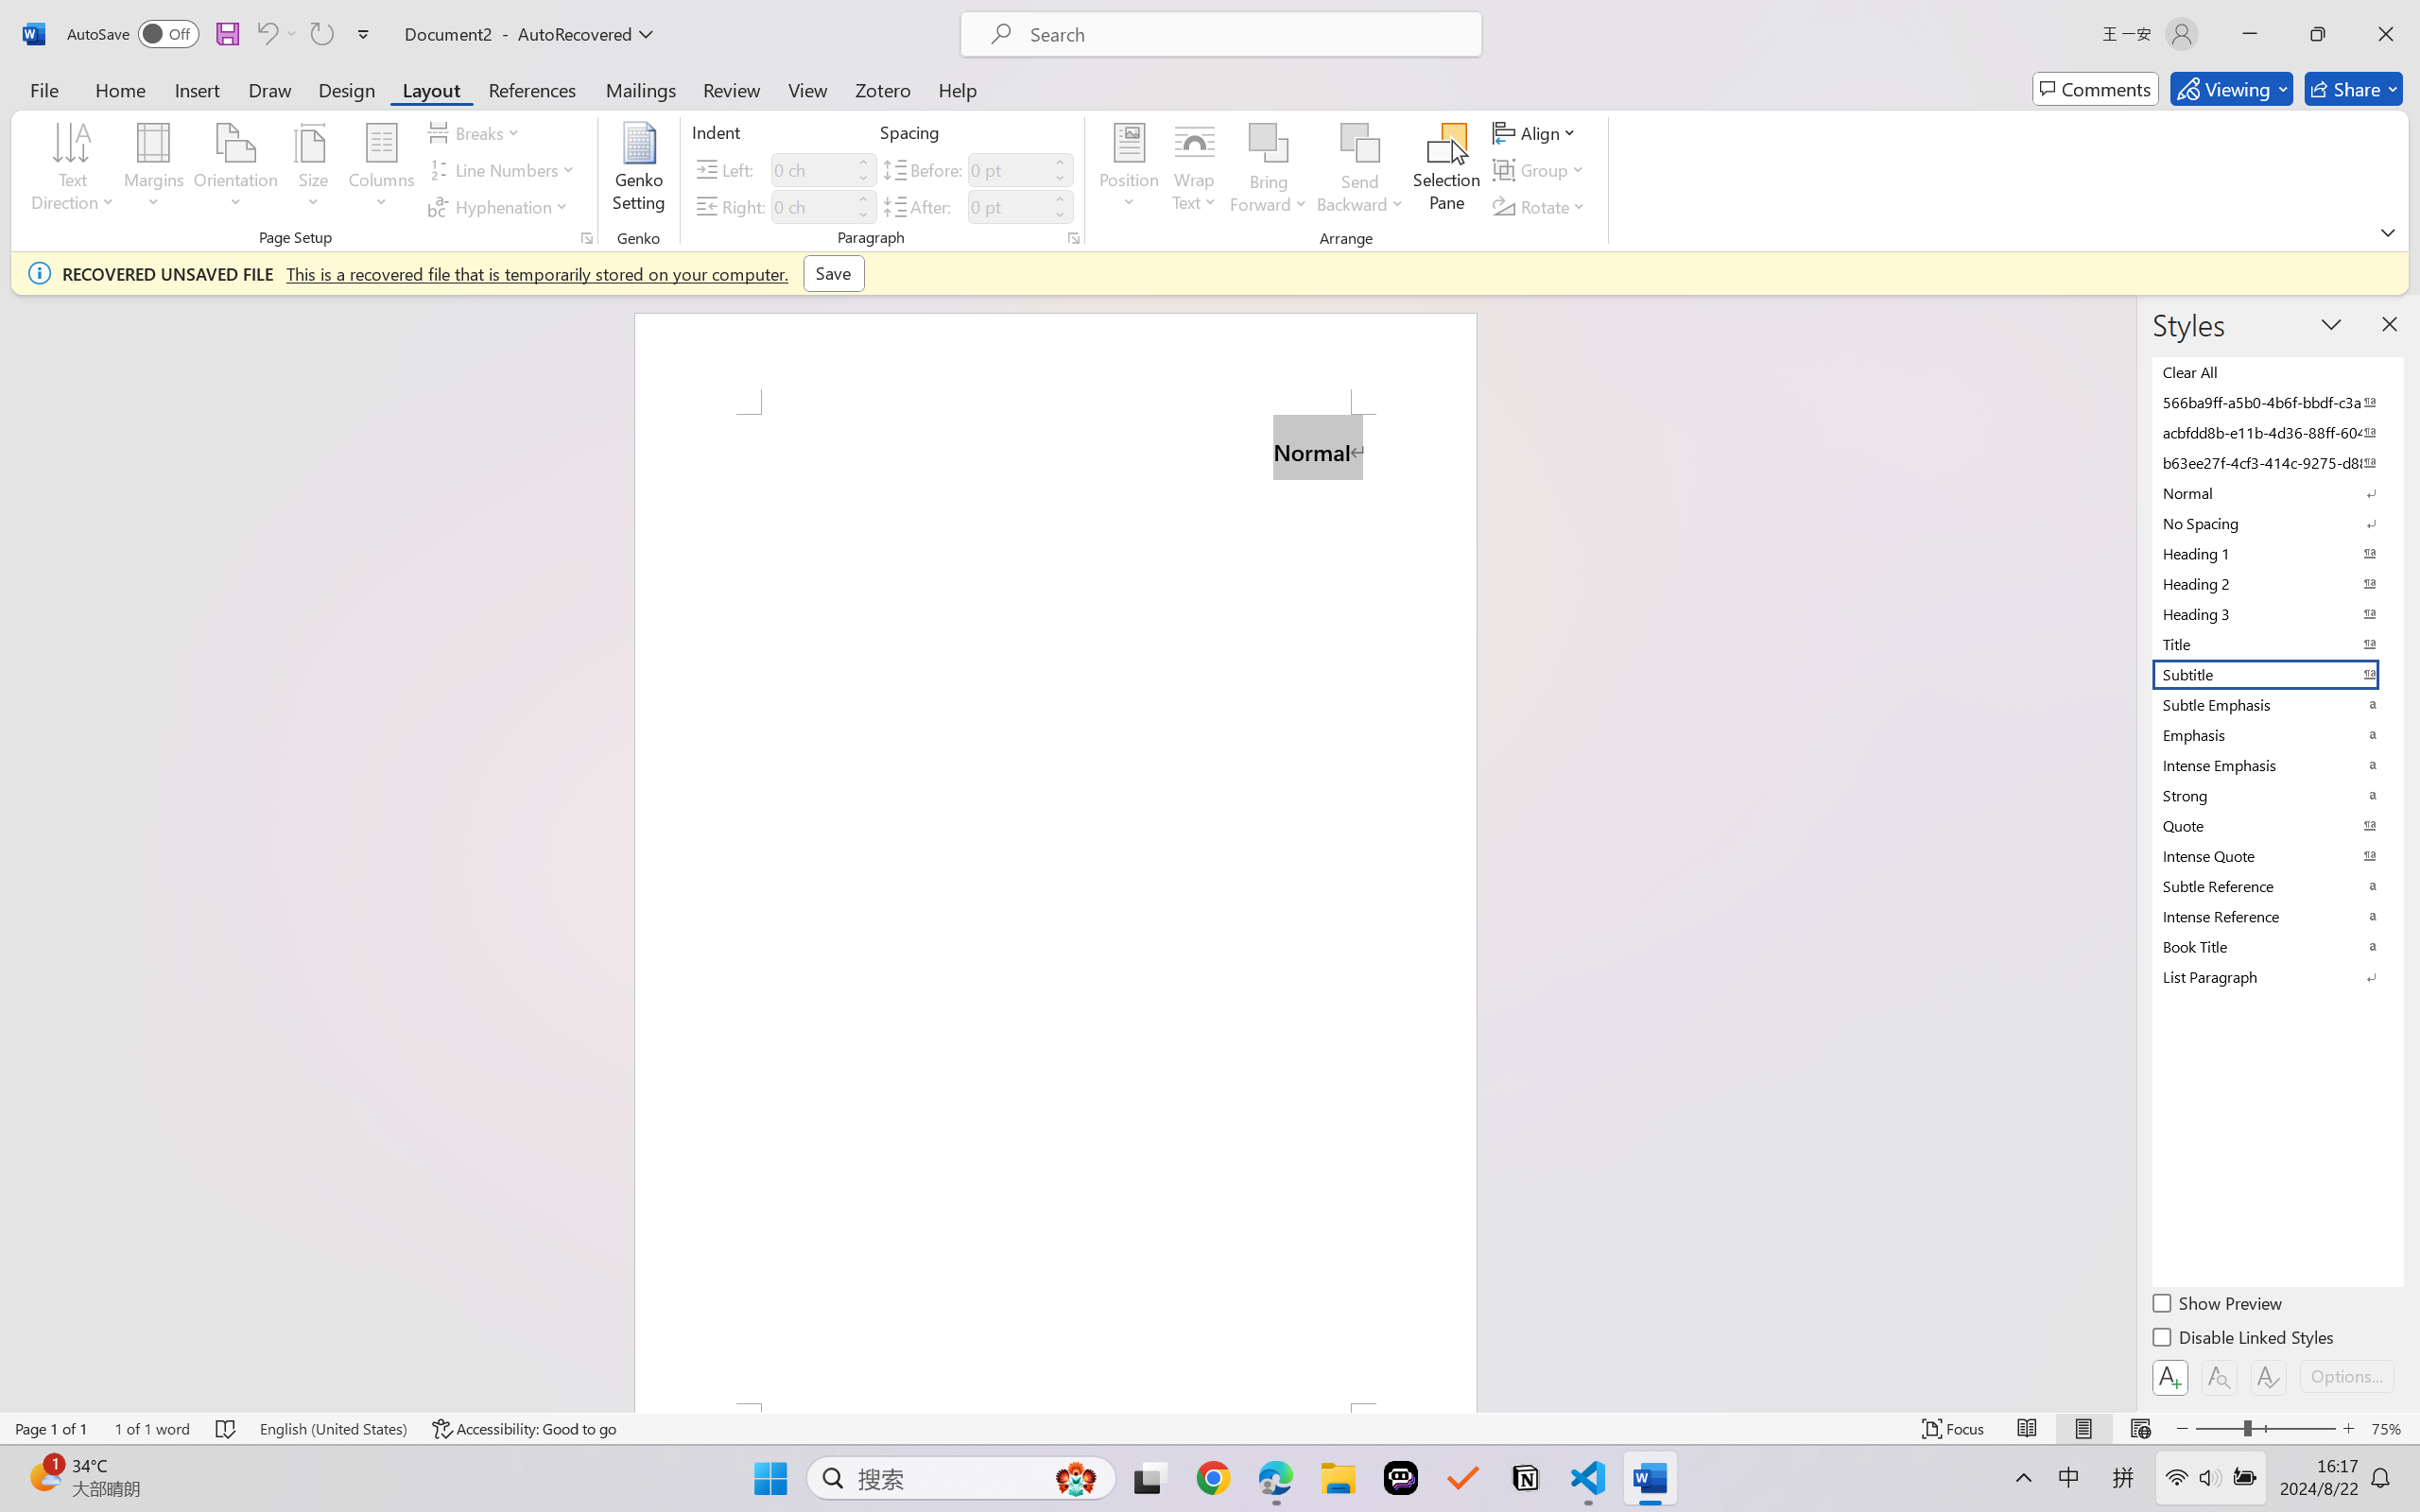 Image resolution: width=2420 pixels, height=1512 pixels. I want to click on 'Rotate', so click(1540, 207).